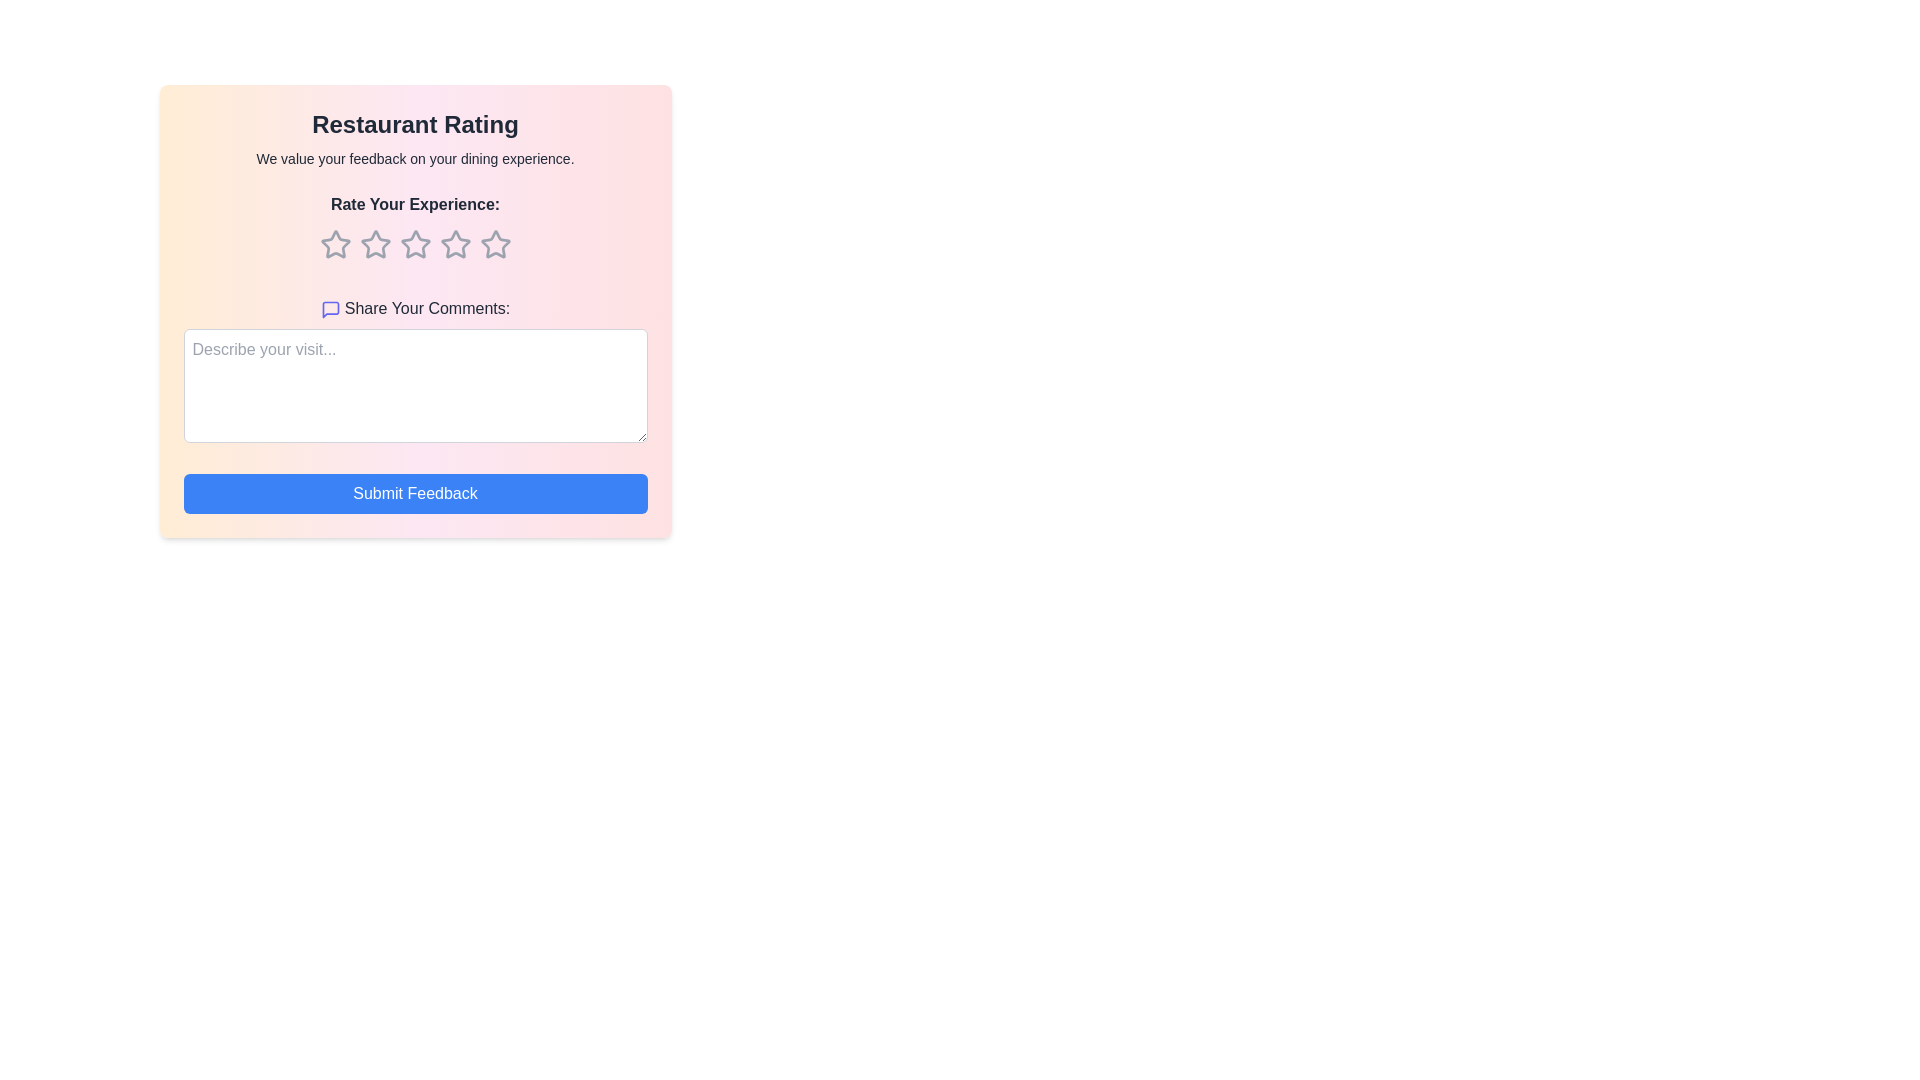 Image resolution: width=1920 pixels, height=1080 pixels. What do you see at coordinates (414, 231) in the screenshot?
I see `the text heading labeled 'Rate Your Experience:', which is styled in bold and positioned above the star rating interface` at bounding box center [414, 231].